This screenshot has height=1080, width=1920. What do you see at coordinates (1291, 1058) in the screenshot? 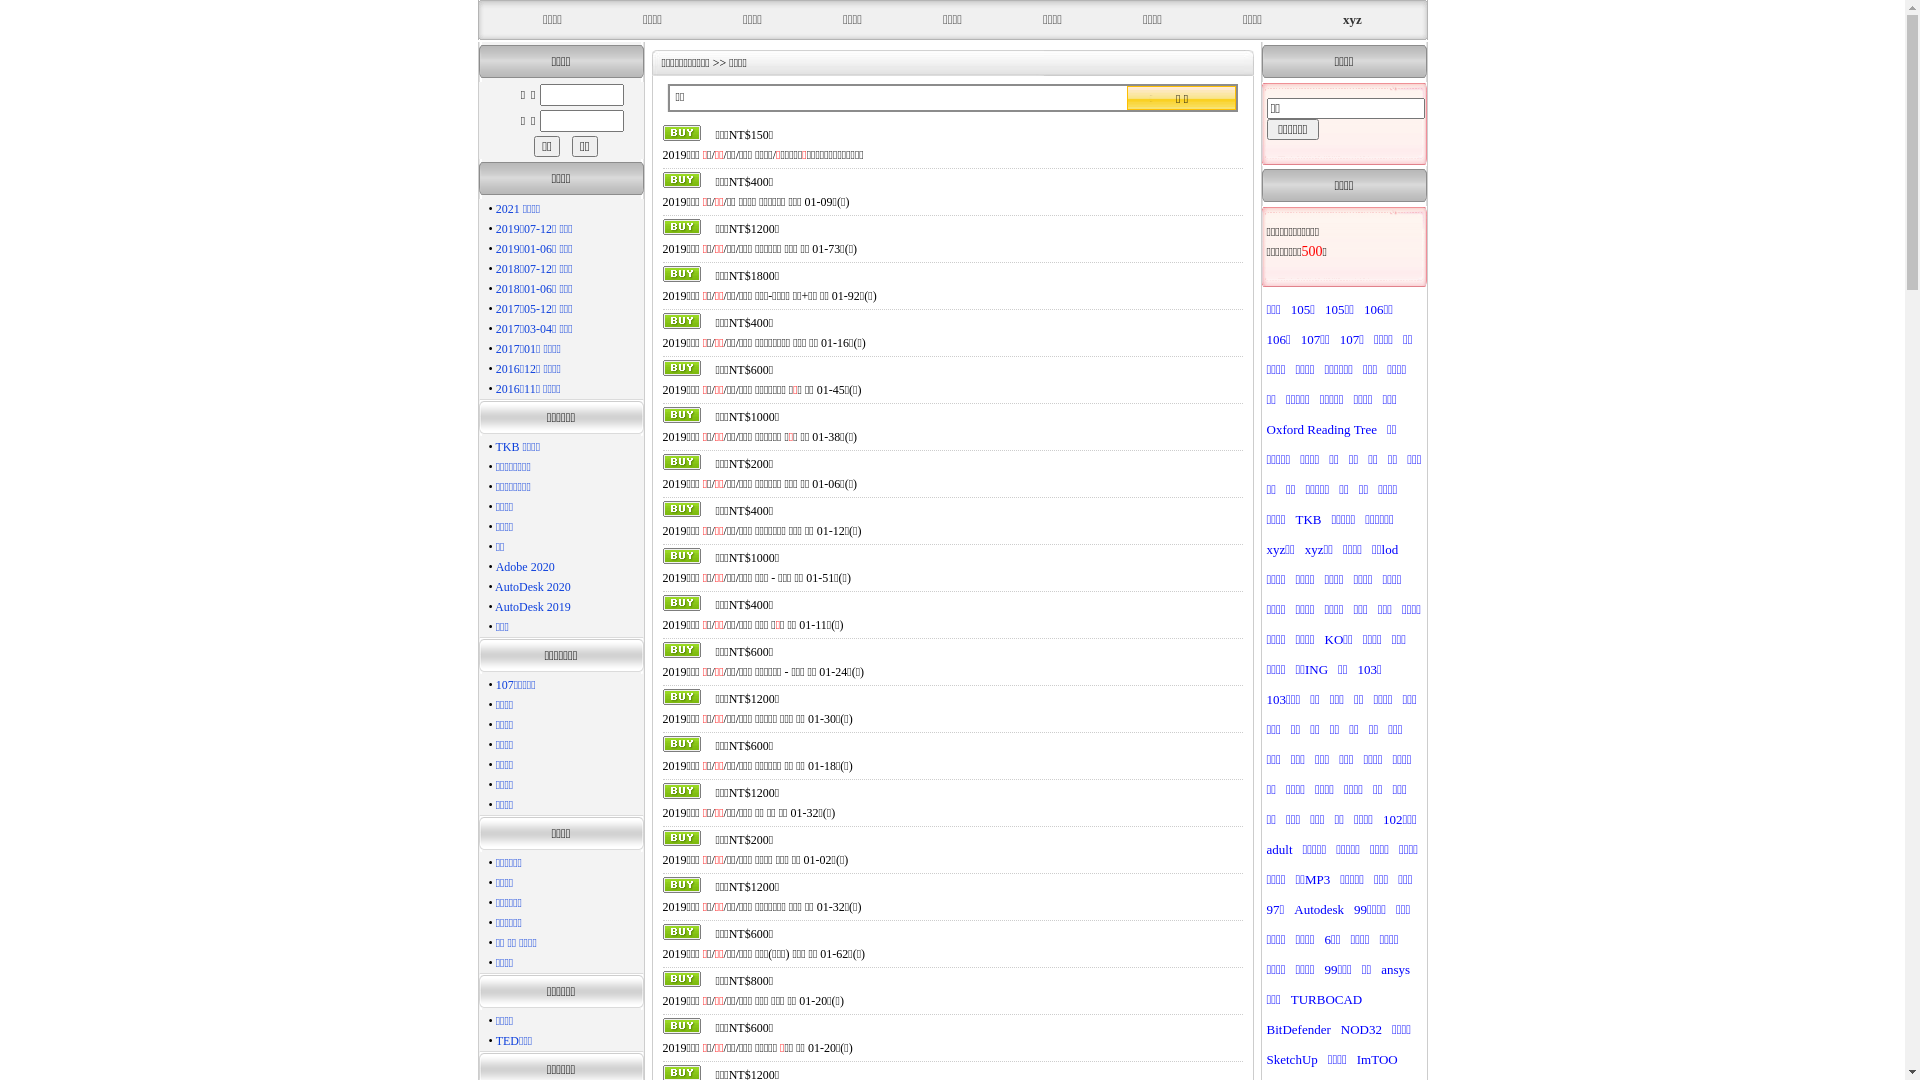
I see `'SketchUp'` at bounding box center [1291, 1058].